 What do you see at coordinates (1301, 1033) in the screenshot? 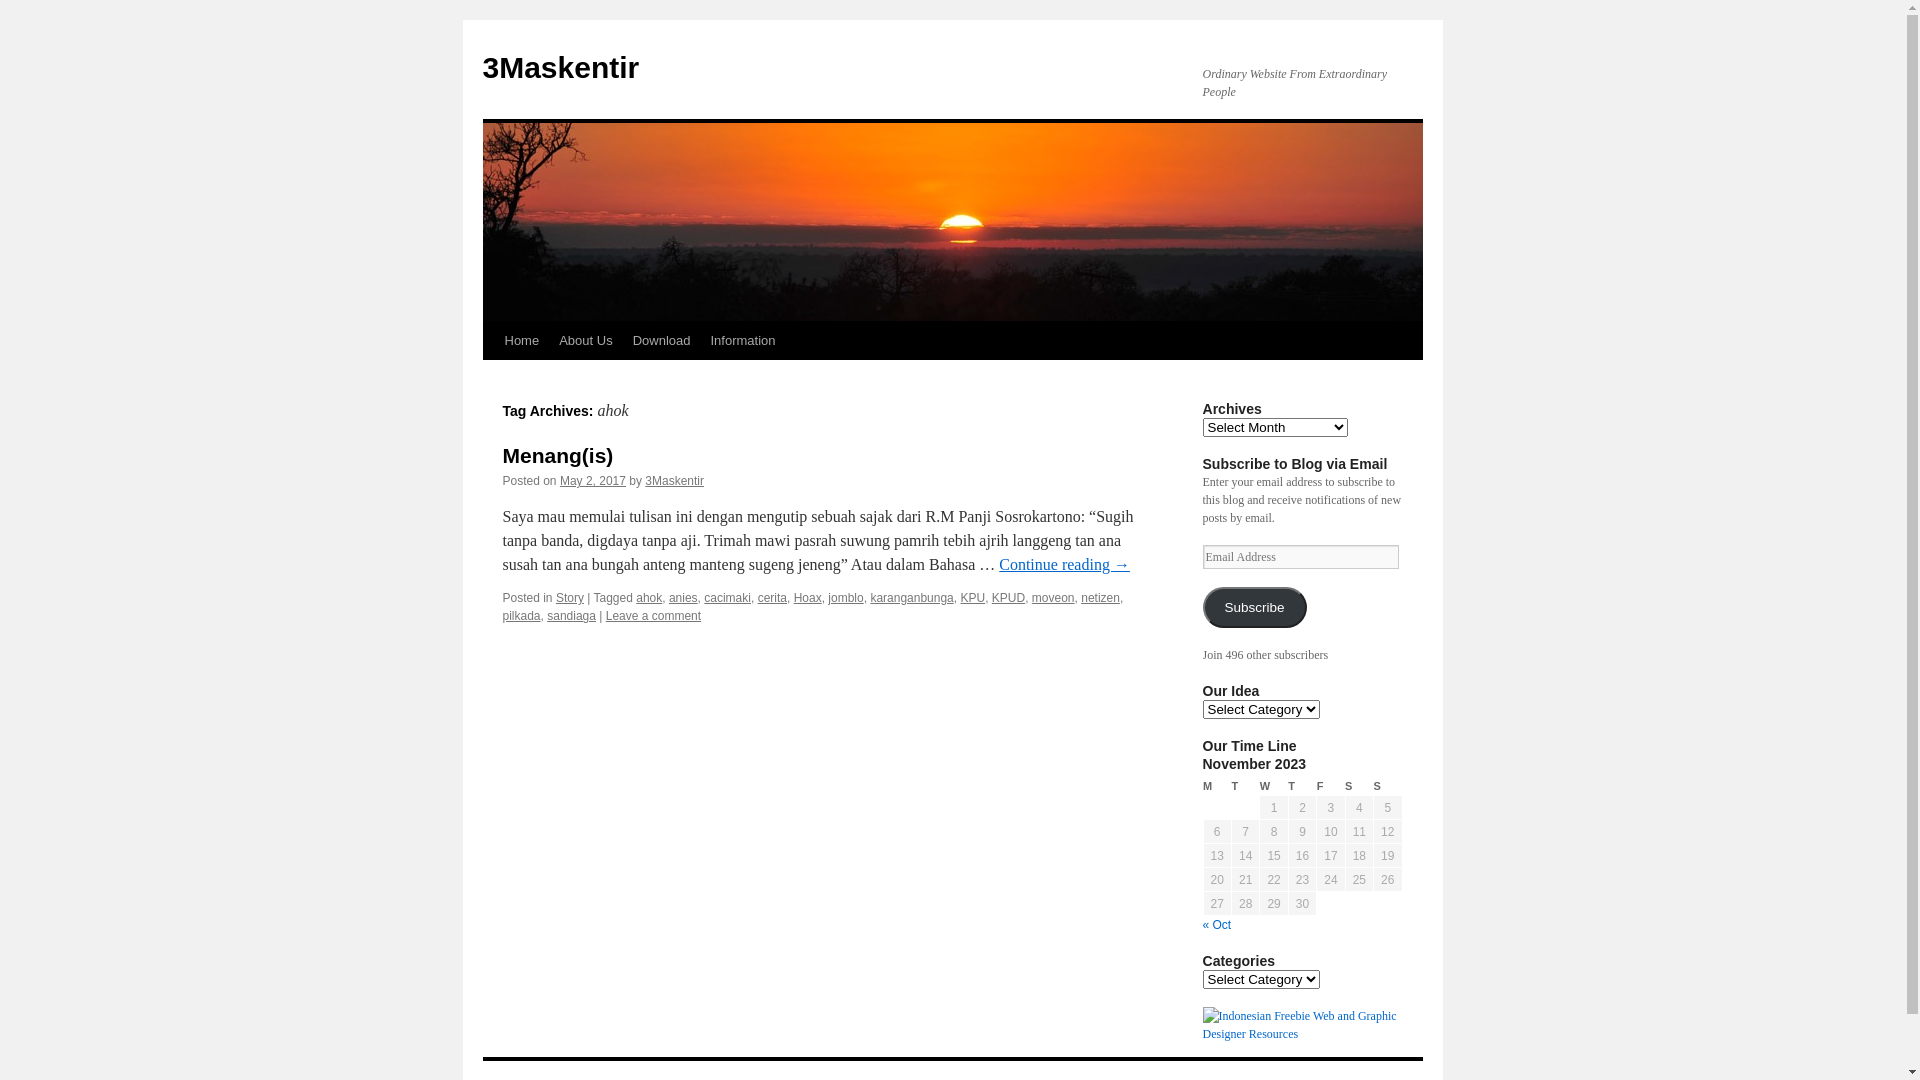
I see `'Indonesian Freebie Web and Graphic Designer Resources'` at bounding box center [1301, 1033].